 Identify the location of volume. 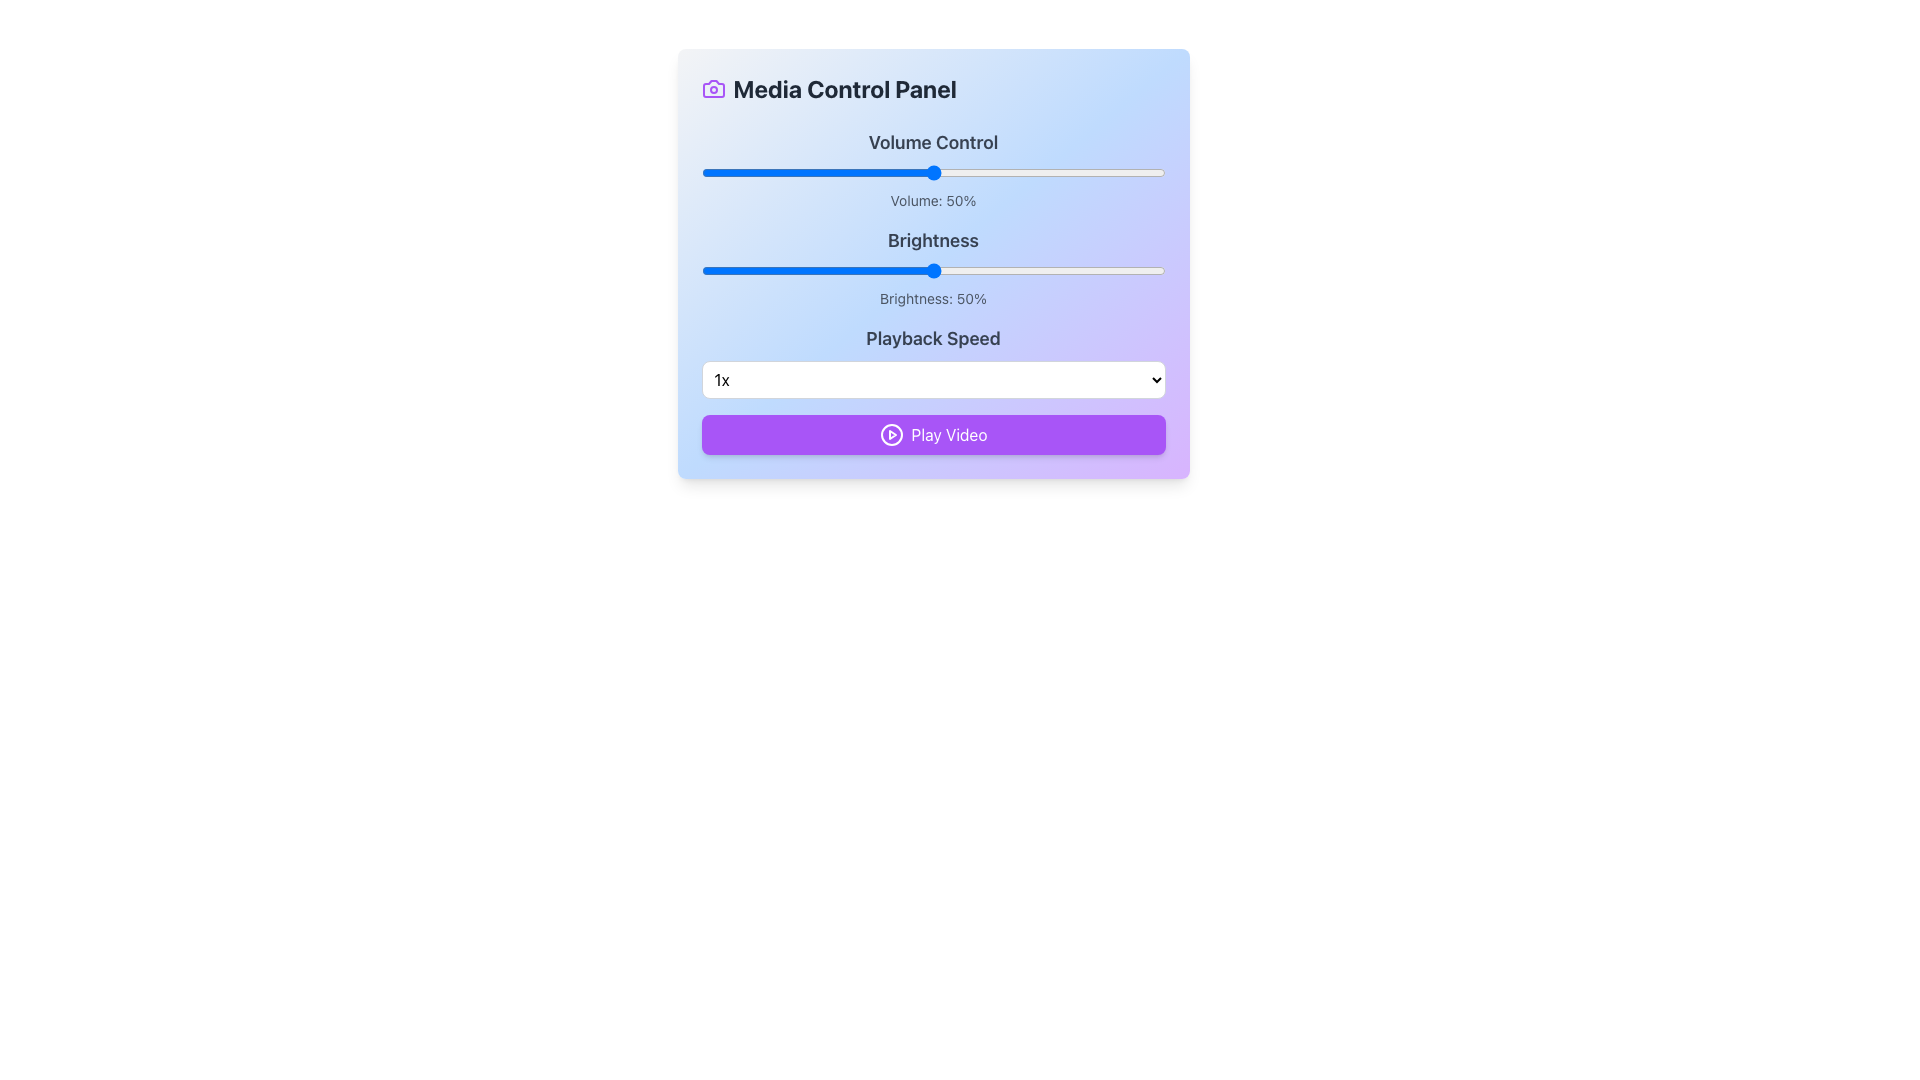
(1053, 172).